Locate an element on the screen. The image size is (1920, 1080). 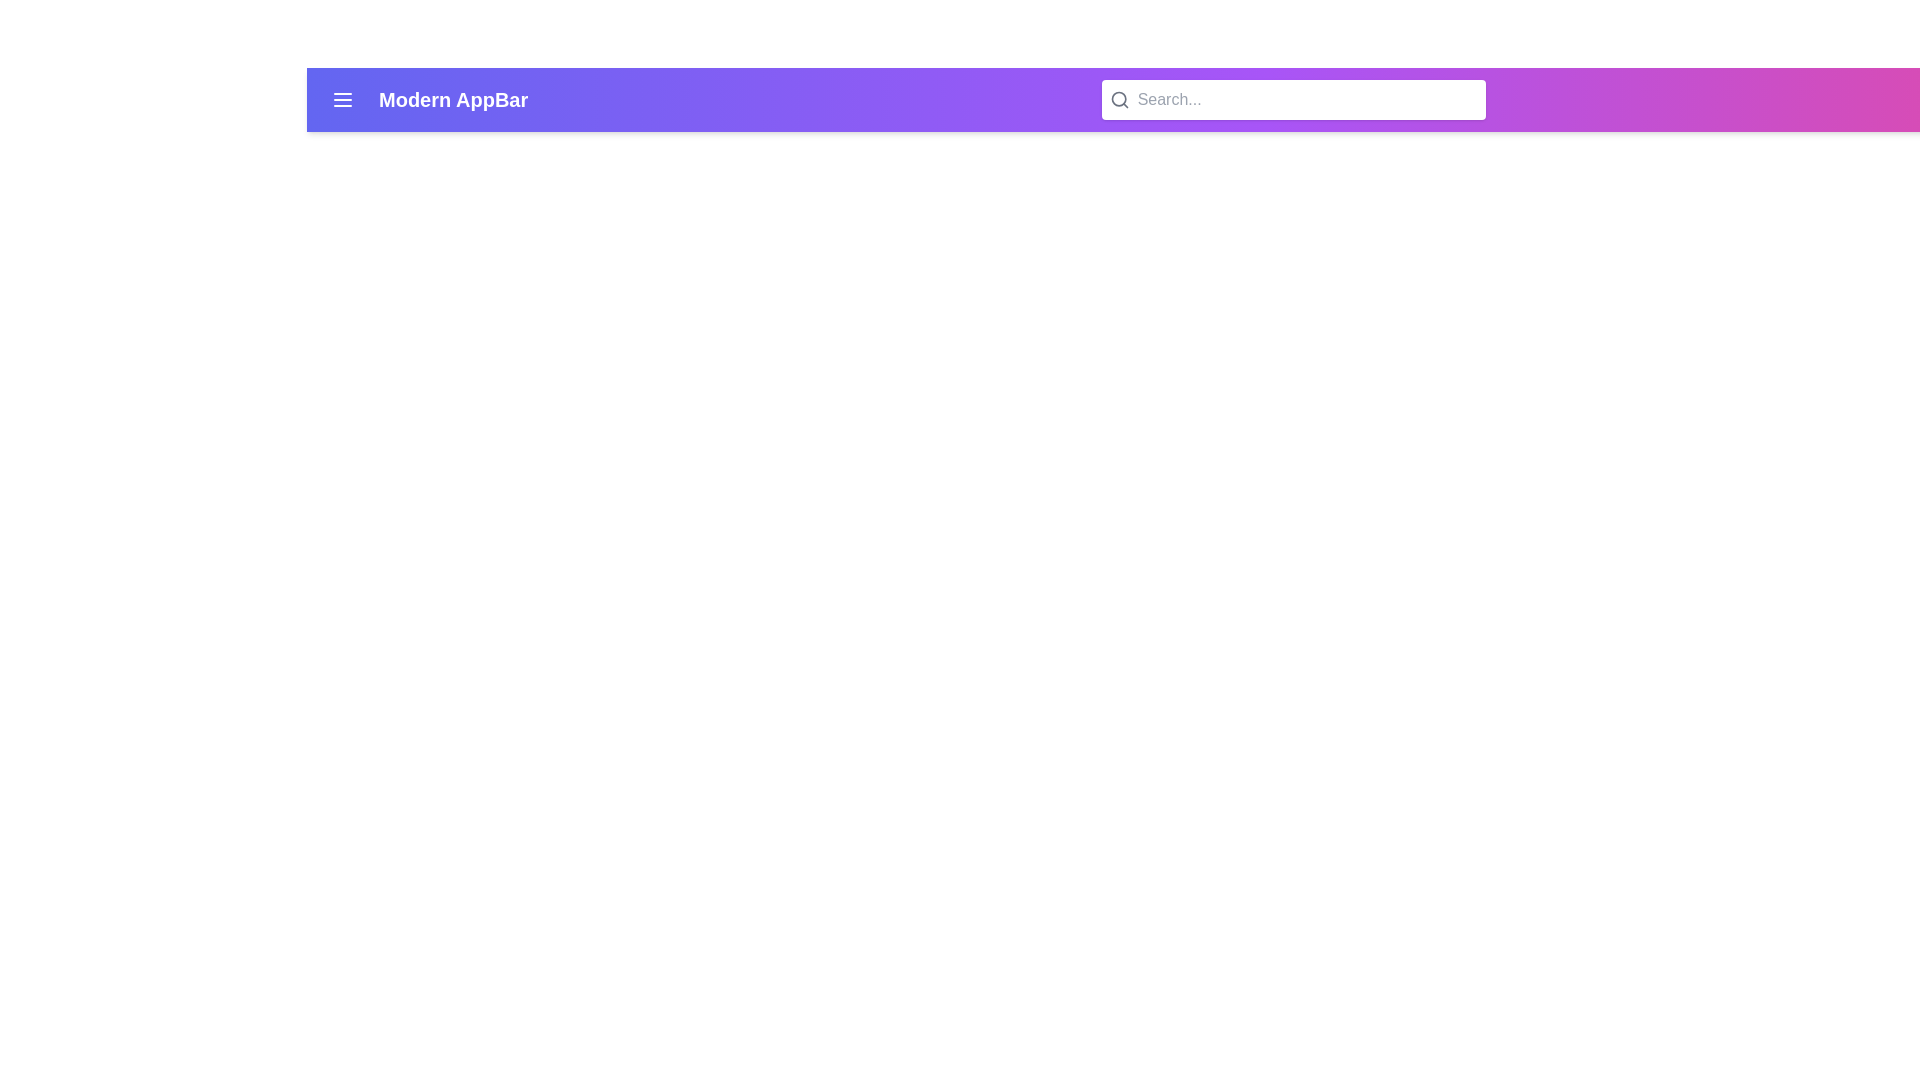
the hamburger menu button is located at coordinates (342, 100).